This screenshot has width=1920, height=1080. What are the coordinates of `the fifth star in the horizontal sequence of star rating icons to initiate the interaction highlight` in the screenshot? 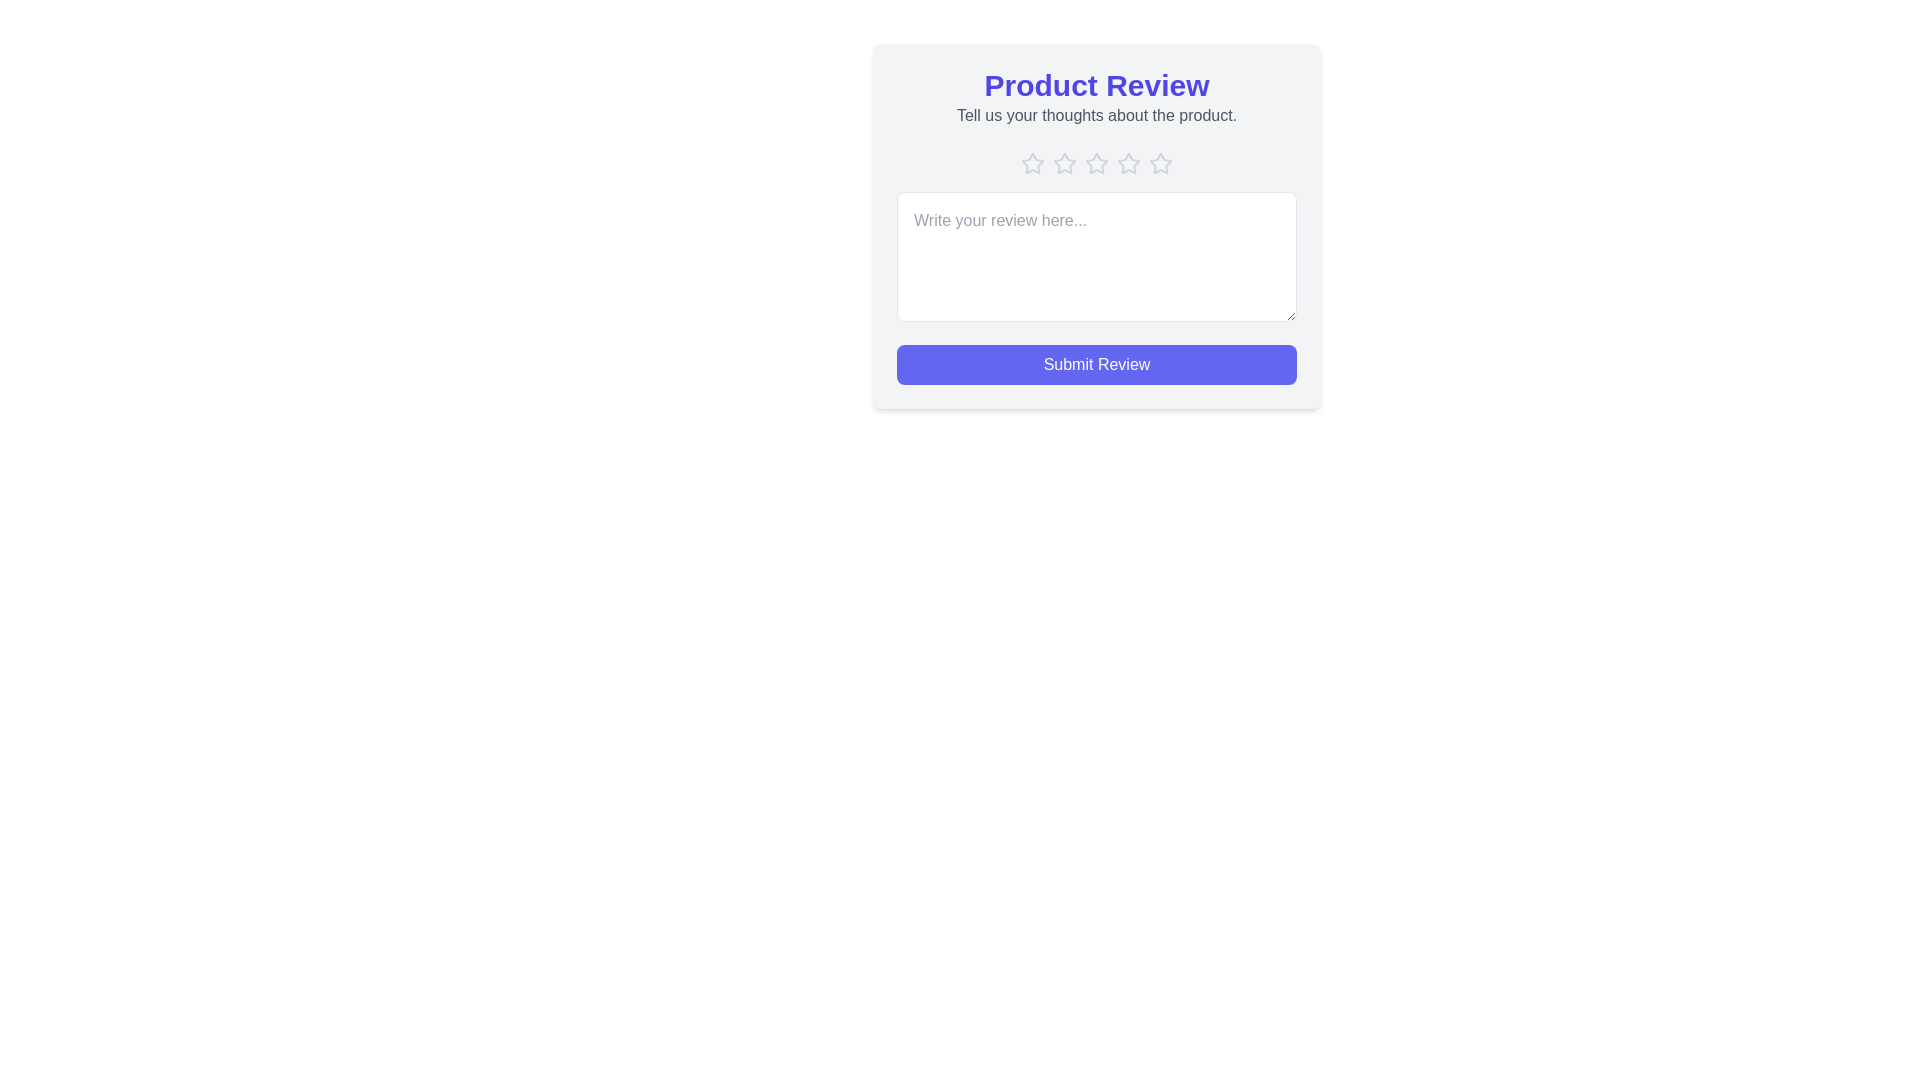 It's located at (1161, 163).